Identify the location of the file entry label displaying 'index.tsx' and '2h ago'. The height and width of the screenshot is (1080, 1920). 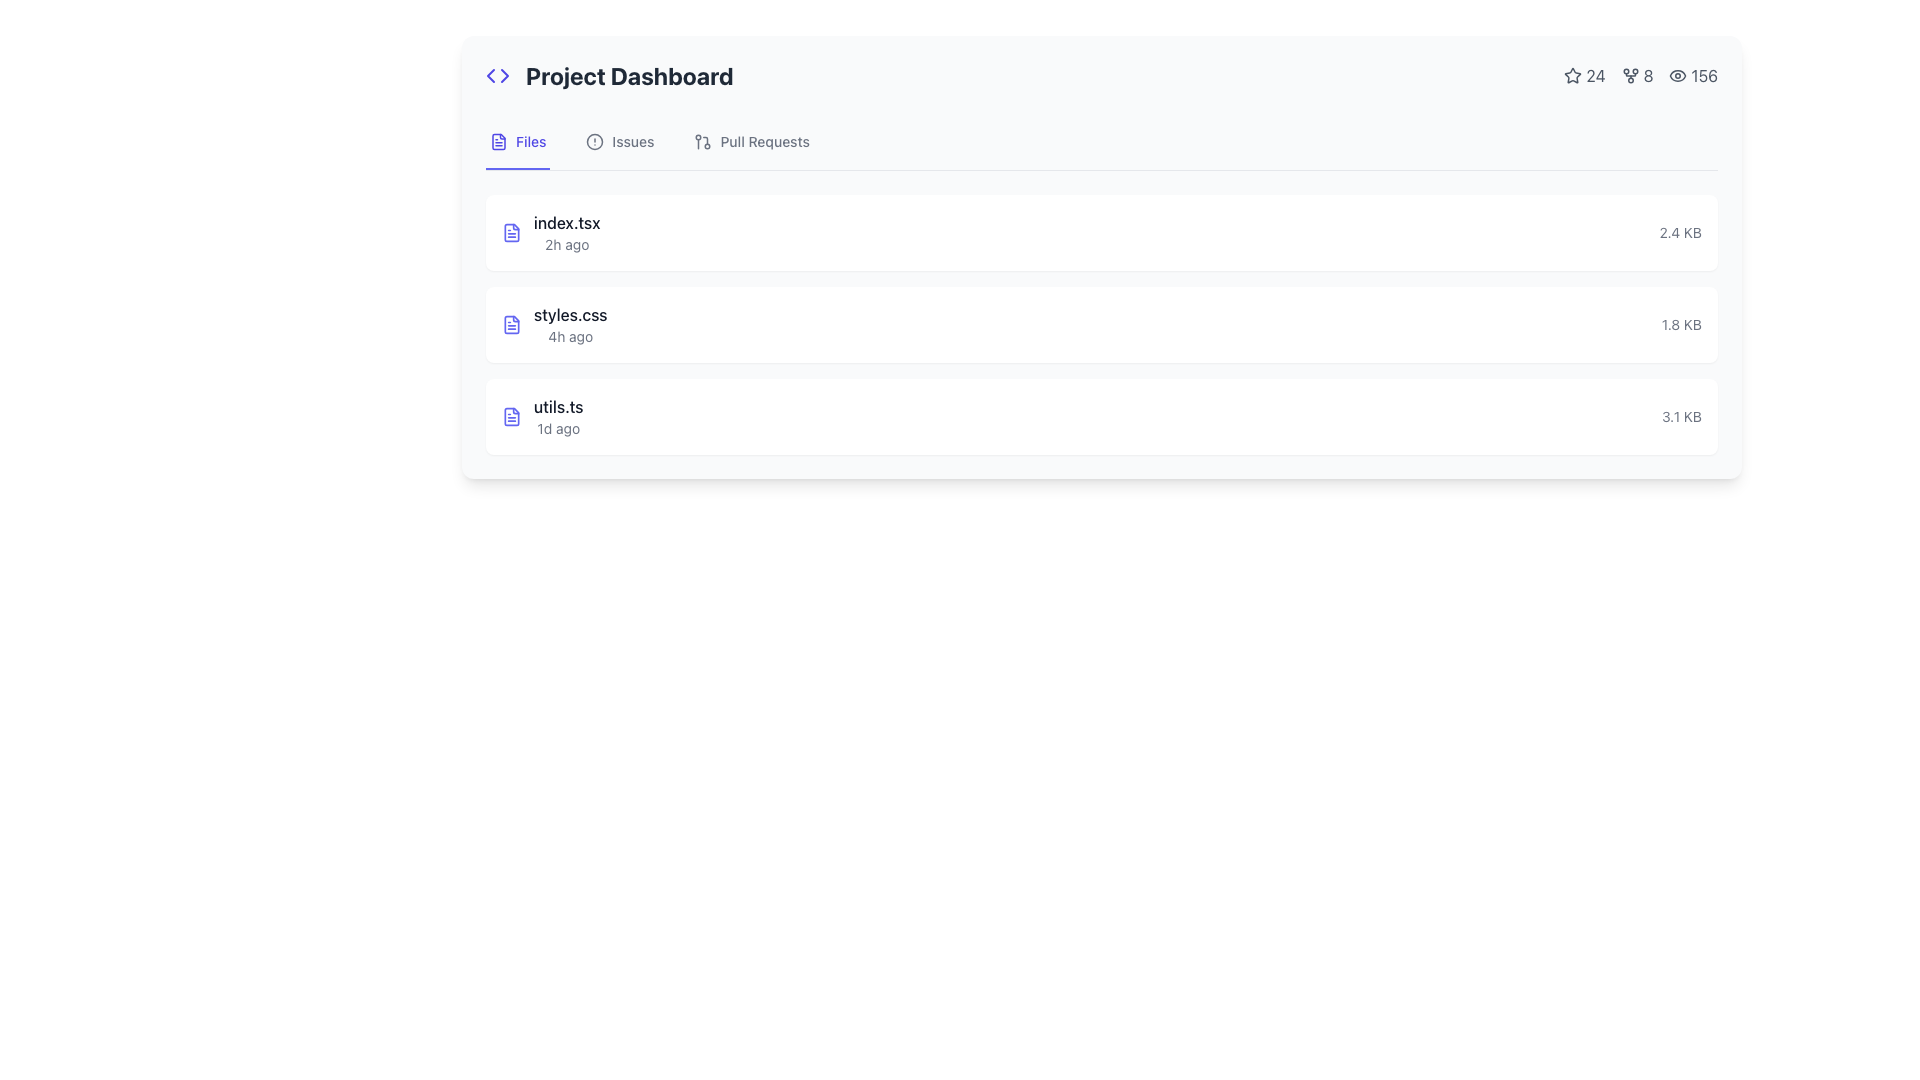
(566, 231).